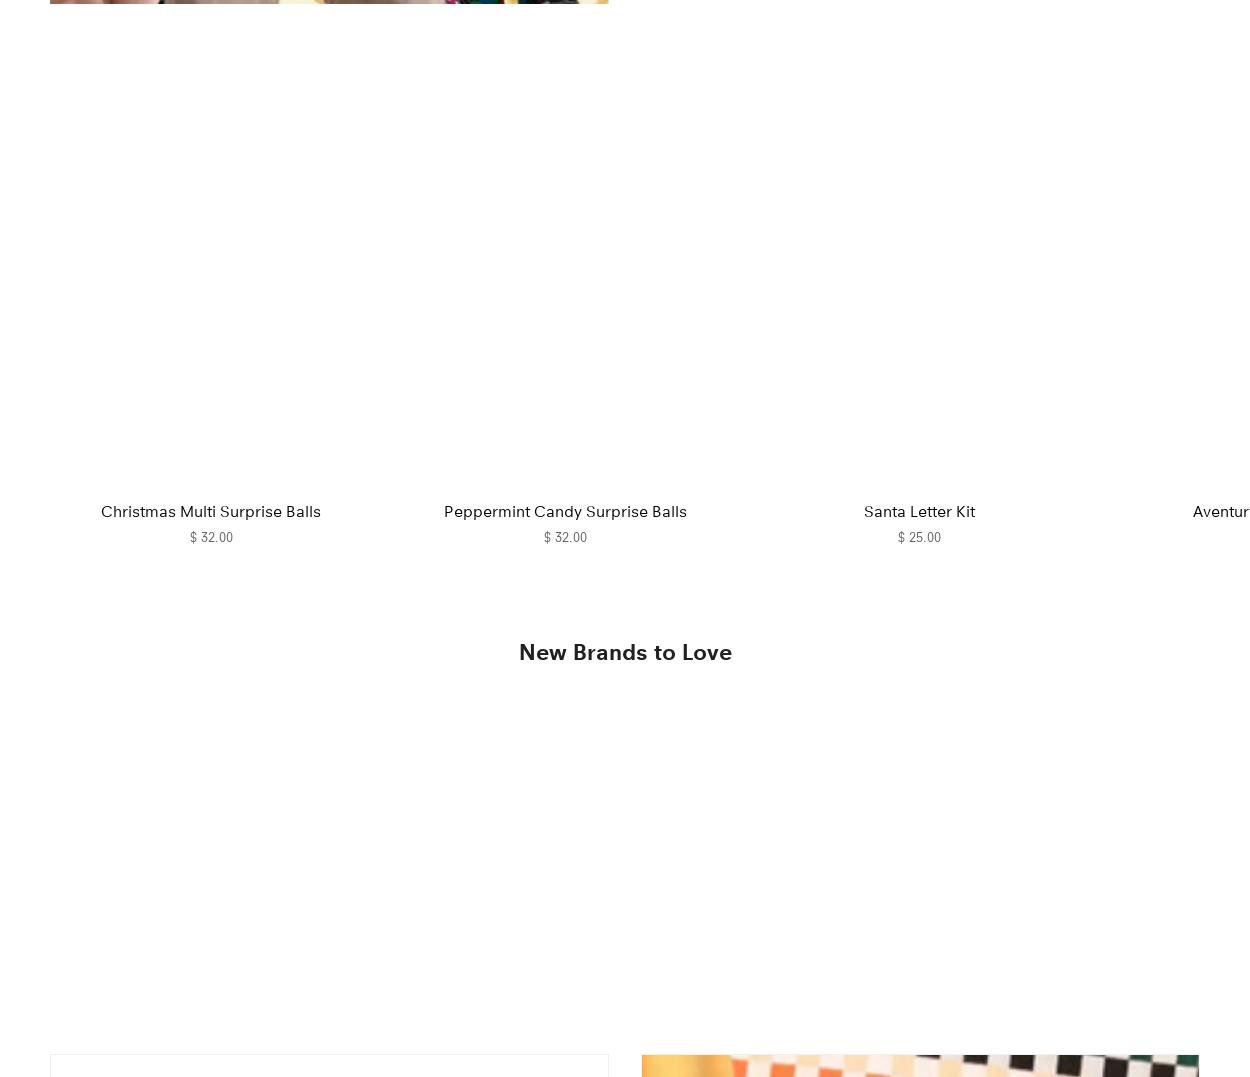 The width and height of the screenshot is (1250, 1077). I want to click on 'House Plant Shop', so click(772, 991).